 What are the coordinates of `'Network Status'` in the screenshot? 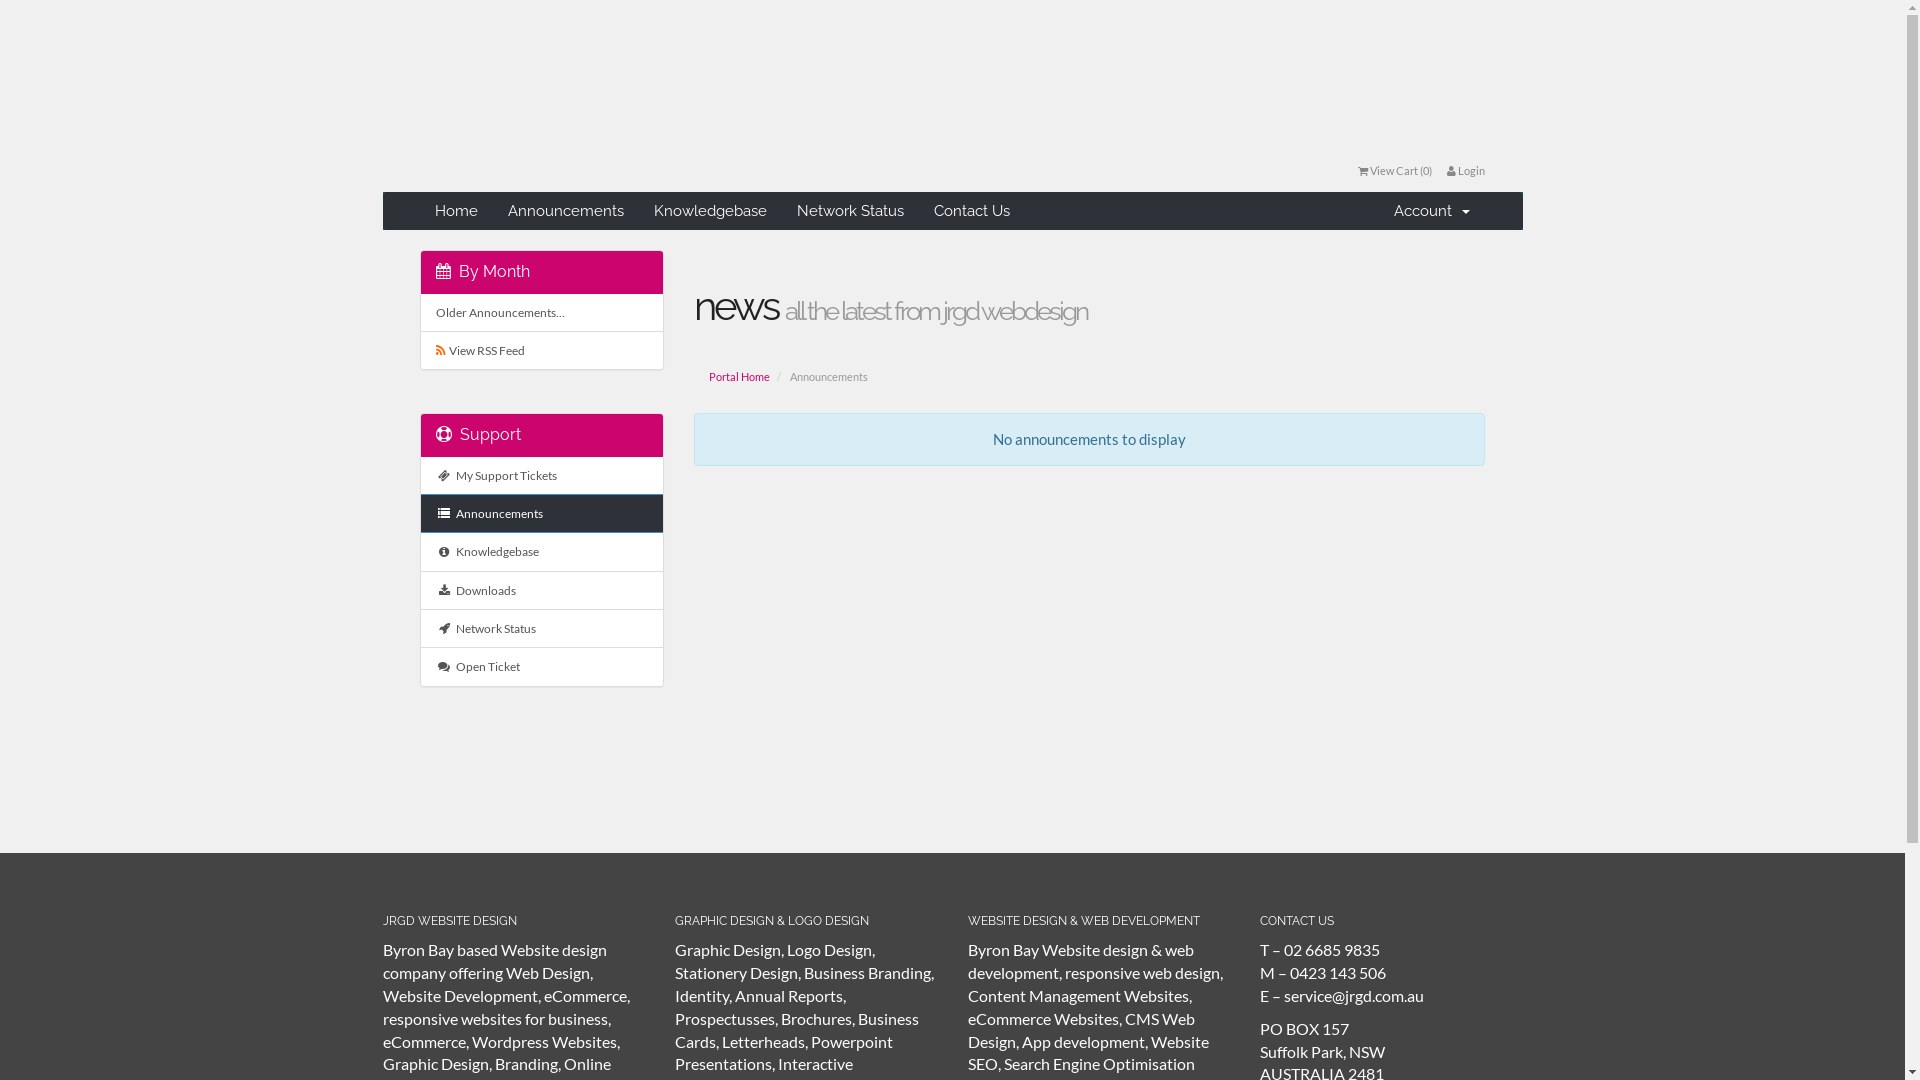 It's located at (850, 211).